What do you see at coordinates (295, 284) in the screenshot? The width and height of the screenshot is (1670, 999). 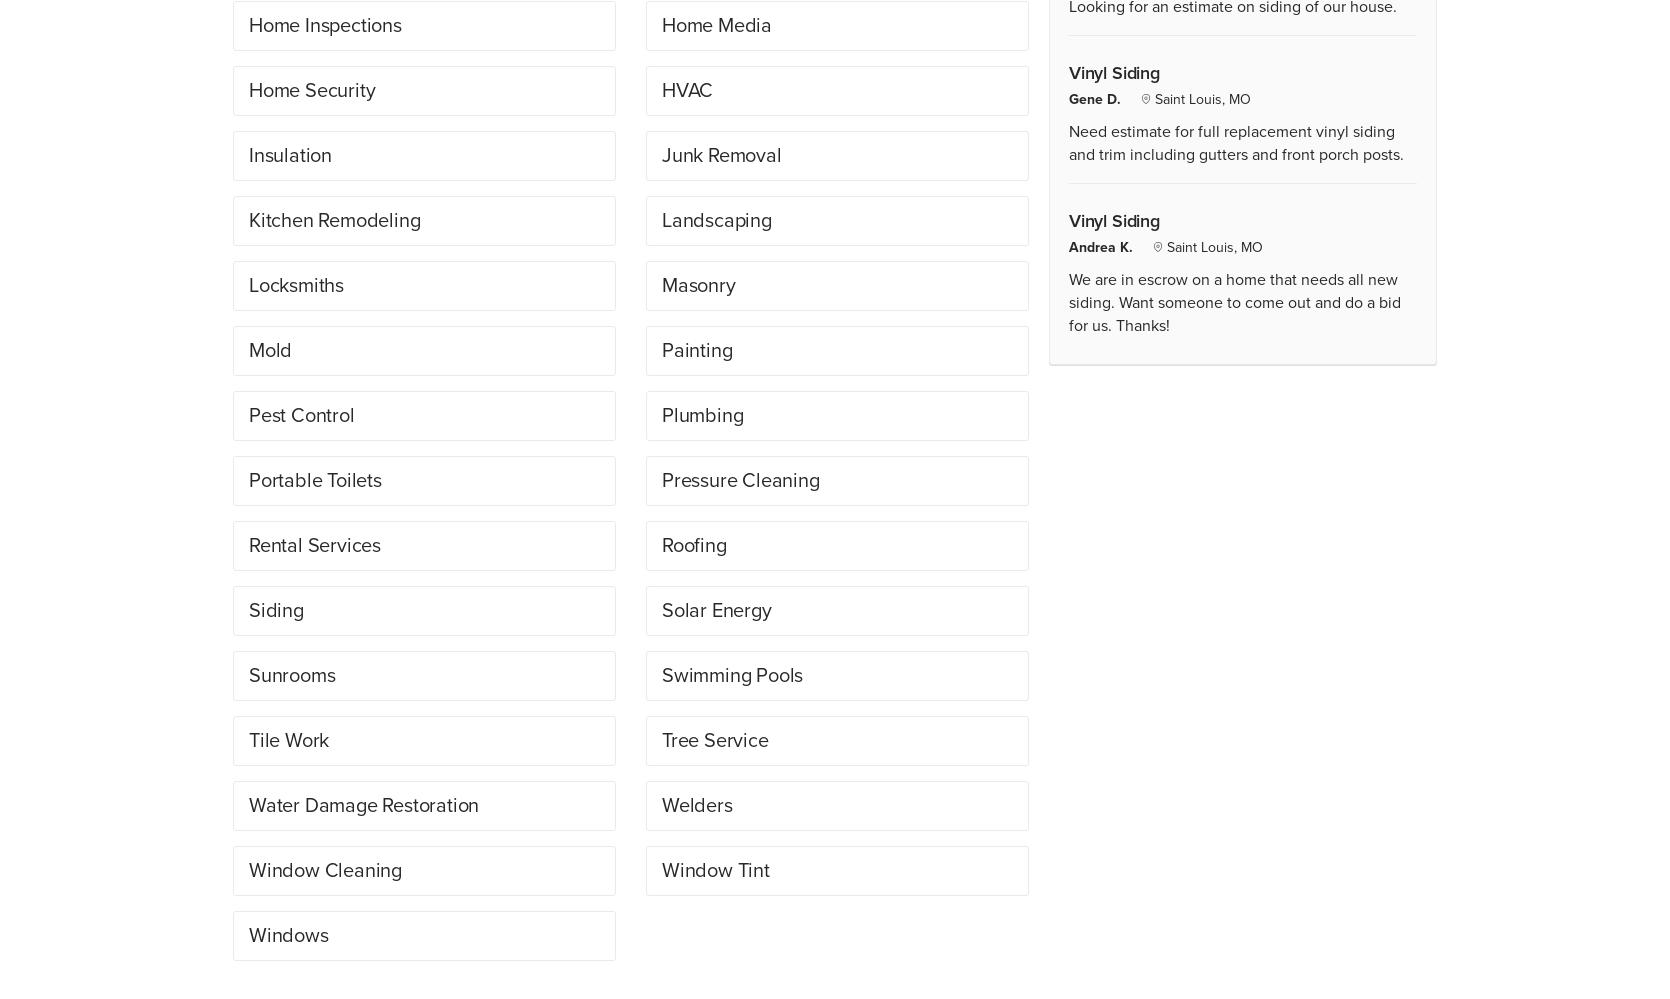 I see `'Locksmiths'` at bounding box center [295, 284].